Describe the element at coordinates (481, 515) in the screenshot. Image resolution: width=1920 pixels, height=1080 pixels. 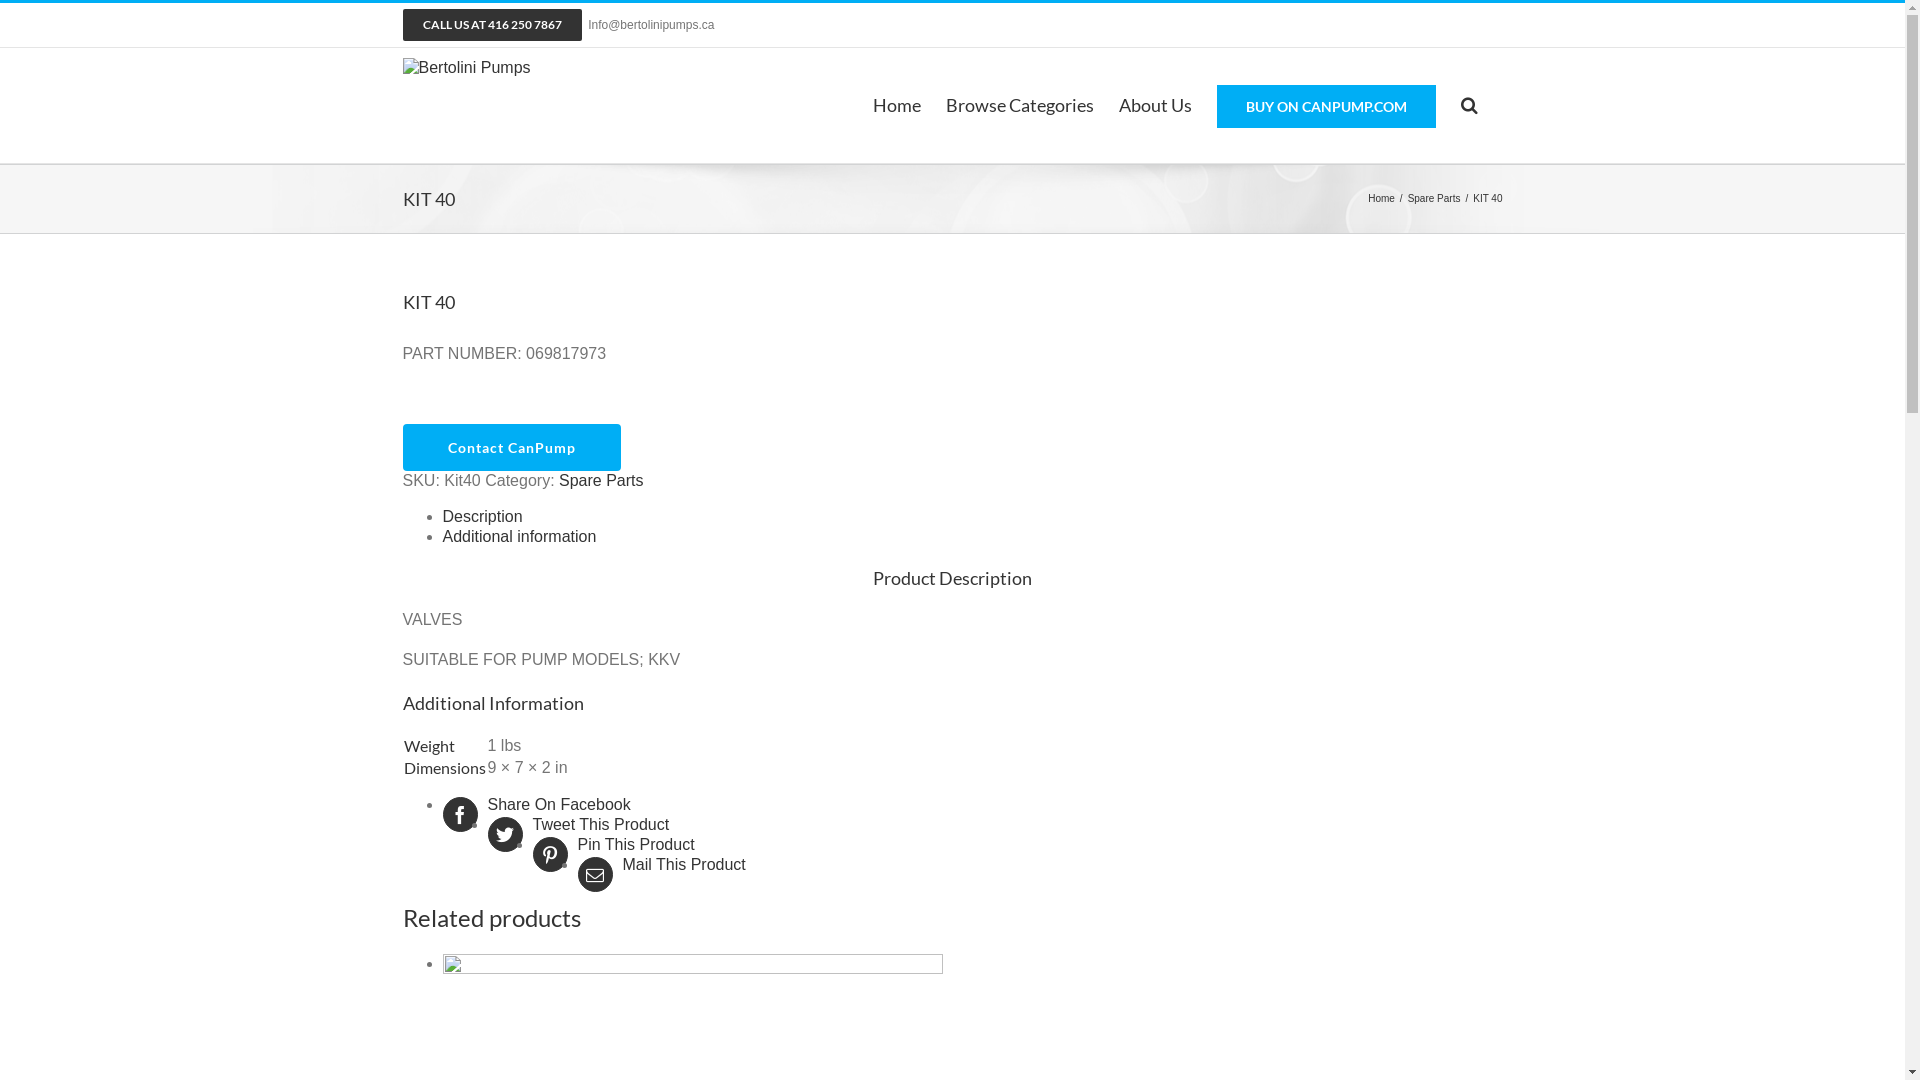
I see `'Description'` at that location.